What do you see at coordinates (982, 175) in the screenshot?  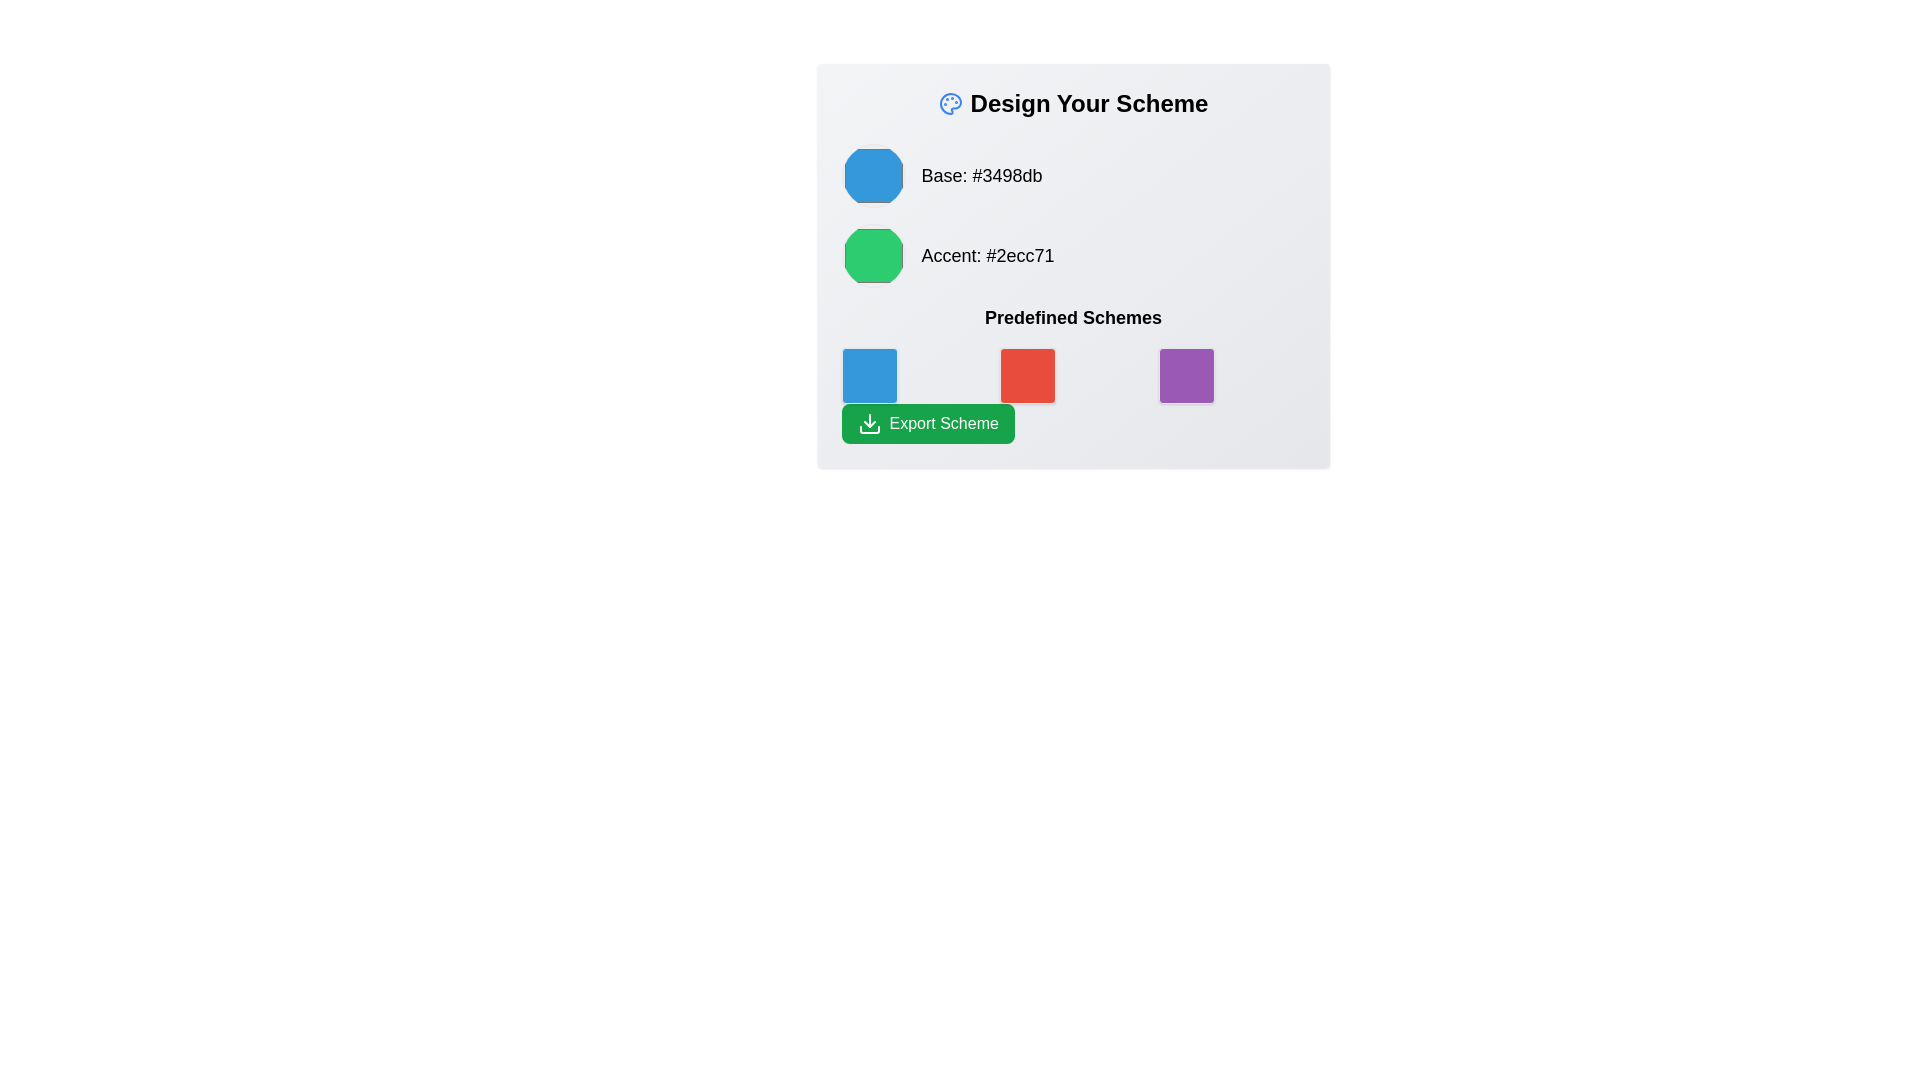 I see `color information displayed in the text label that shows 'Base: #3498db' located at the top-left region of the interface` at bounding box center [982, 175].